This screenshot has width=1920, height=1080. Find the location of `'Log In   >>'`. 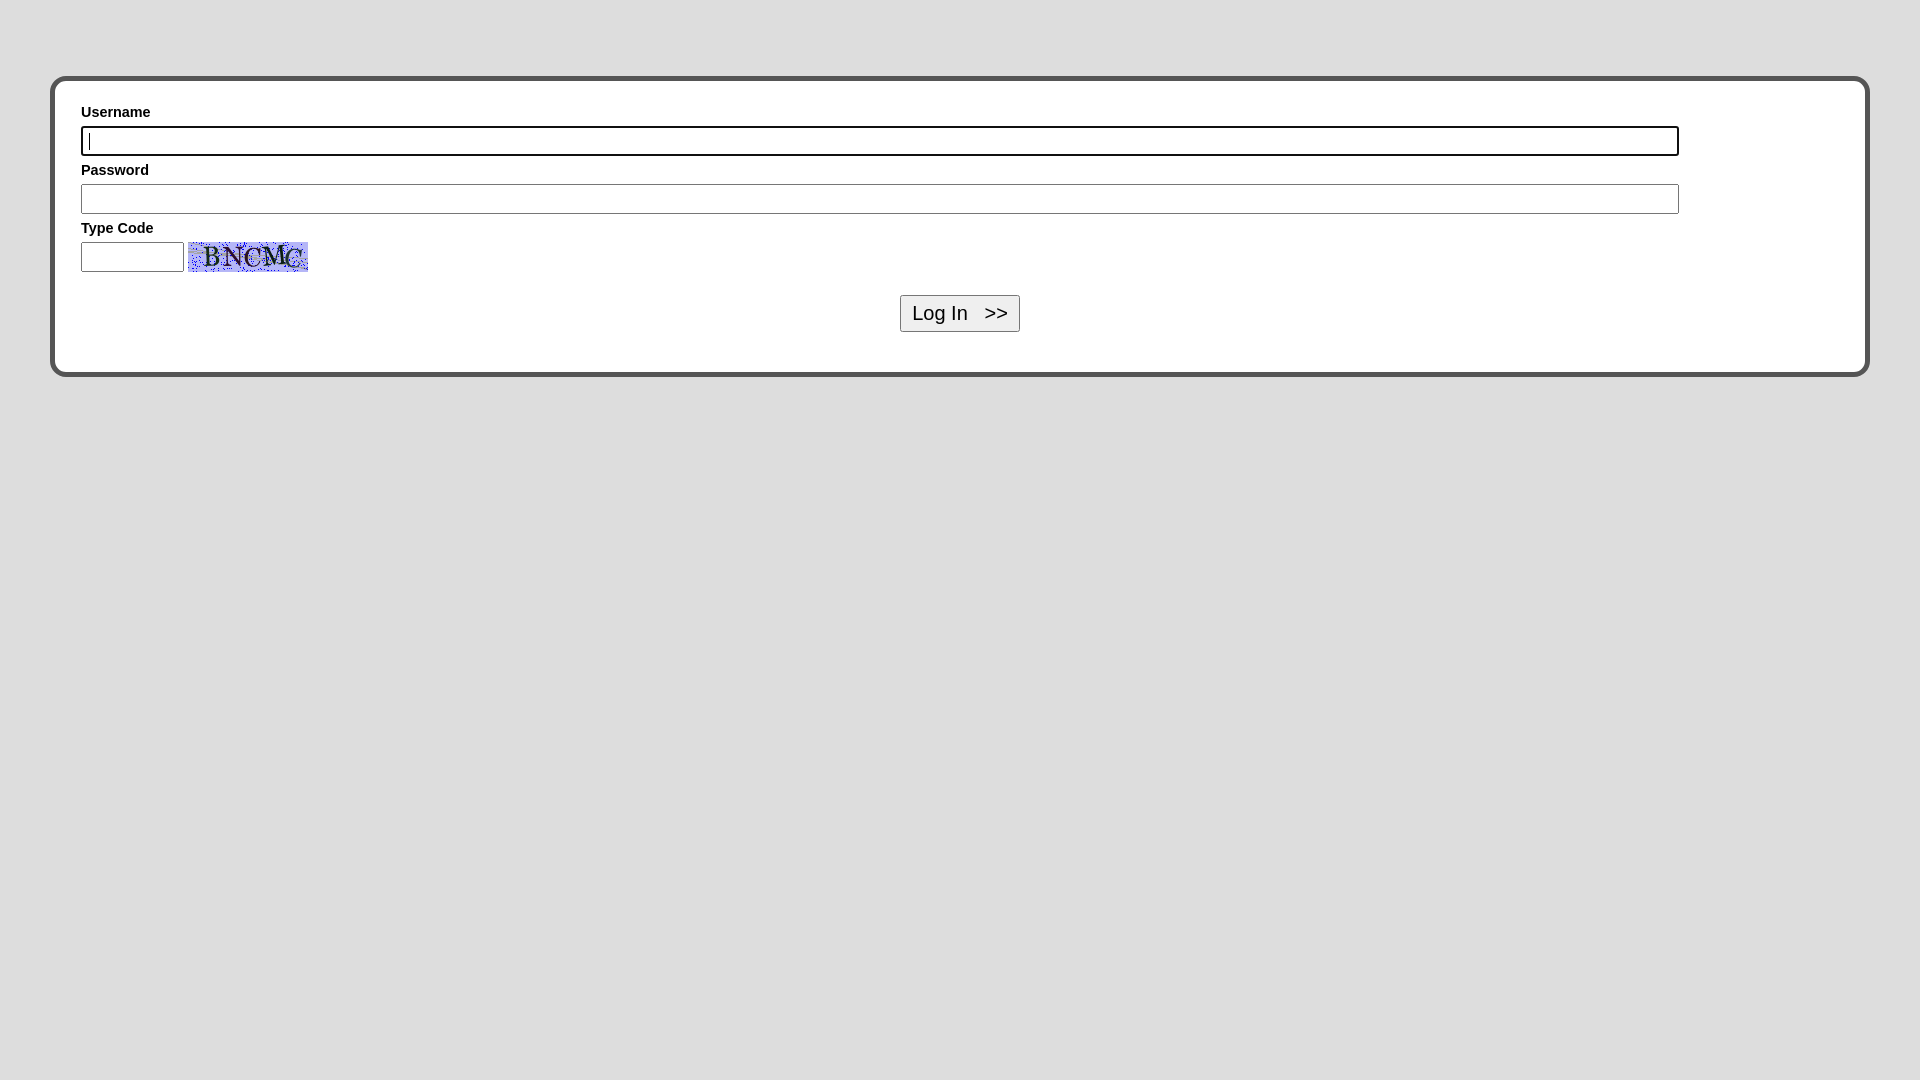

'Log In   >>' is located at coordinates (960, 313).